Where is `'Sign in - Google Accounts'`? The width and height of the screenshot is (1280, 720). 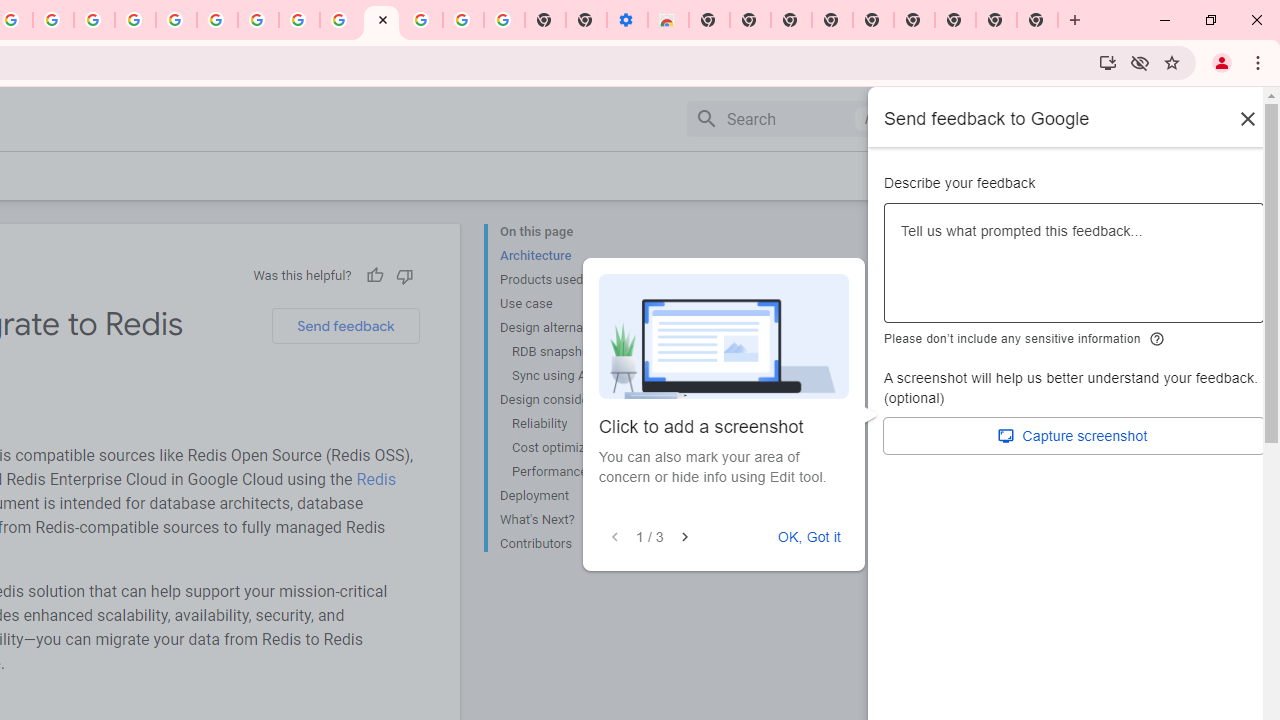 'Sign in - Google Accounts' is located at coordinates (421, 20).